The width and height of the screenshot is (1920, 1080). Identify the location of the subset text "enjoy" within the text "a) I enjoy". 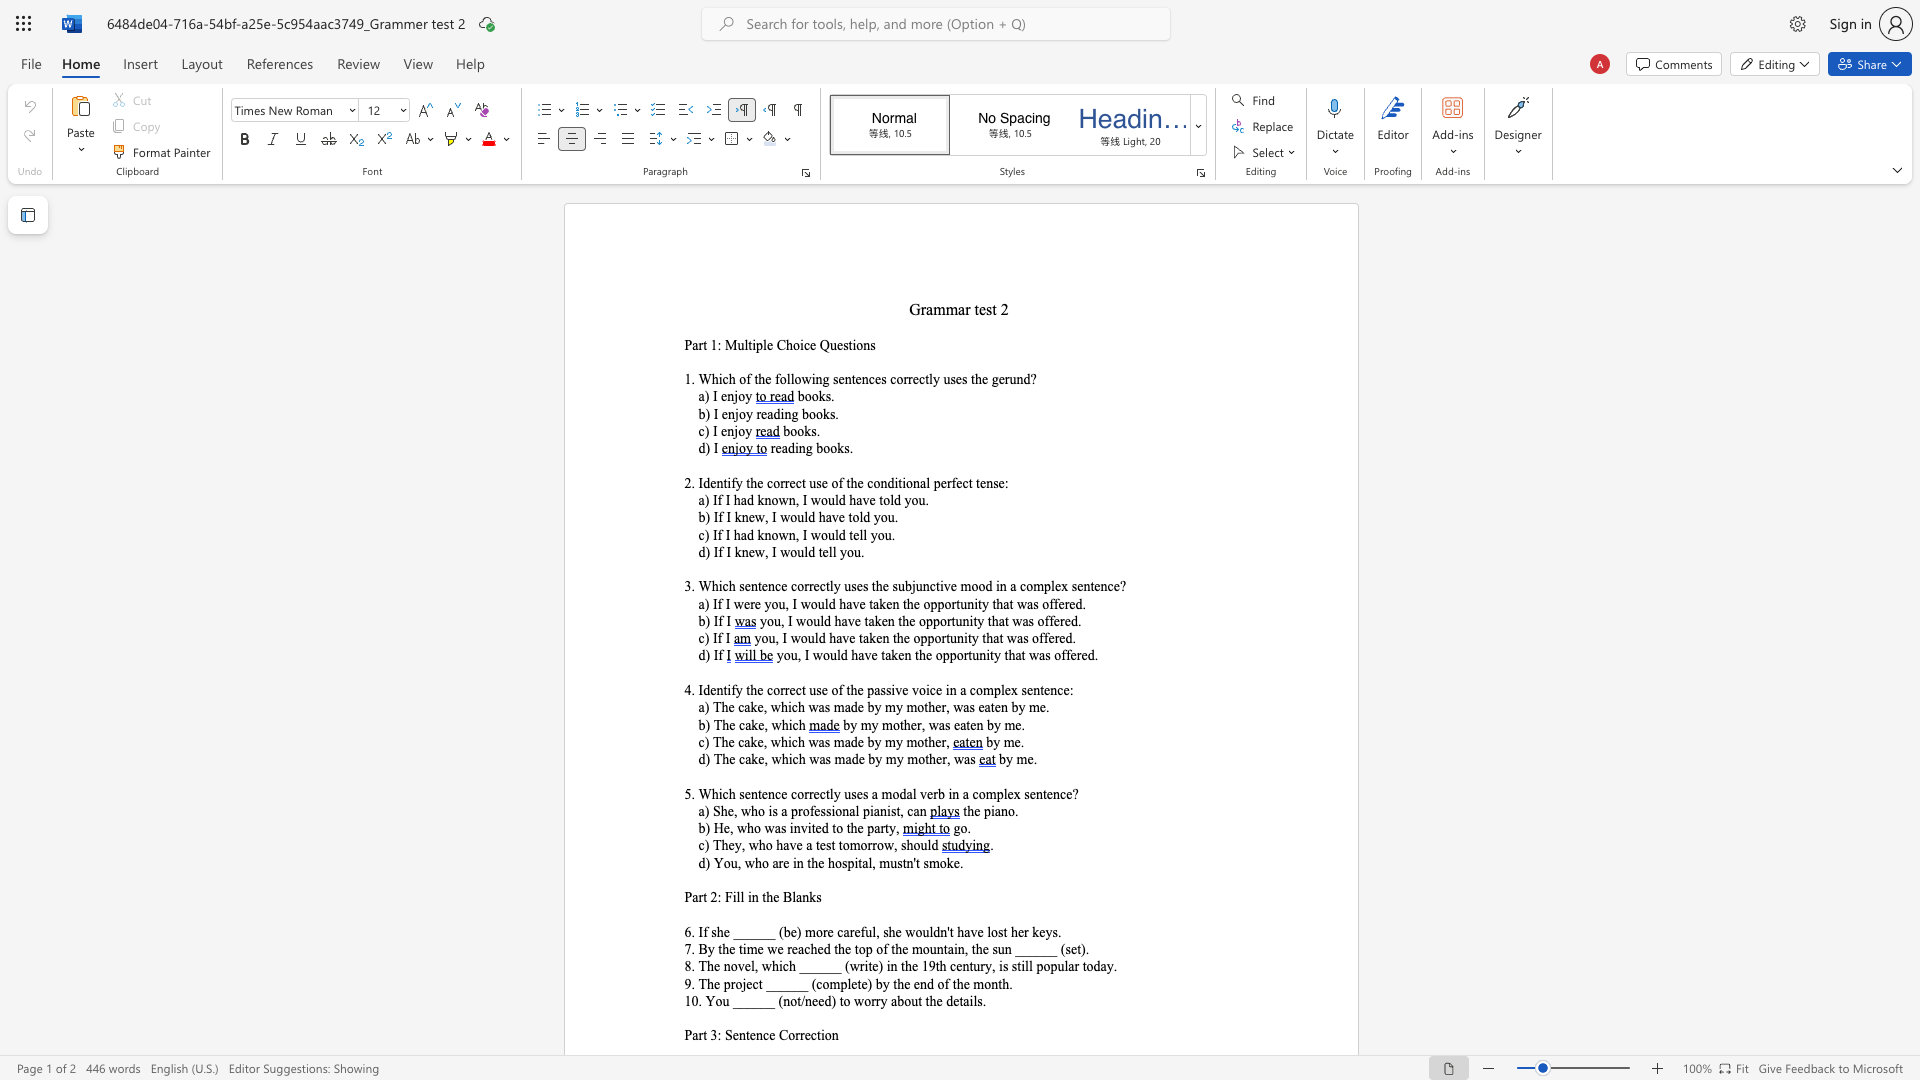
(720, 397).